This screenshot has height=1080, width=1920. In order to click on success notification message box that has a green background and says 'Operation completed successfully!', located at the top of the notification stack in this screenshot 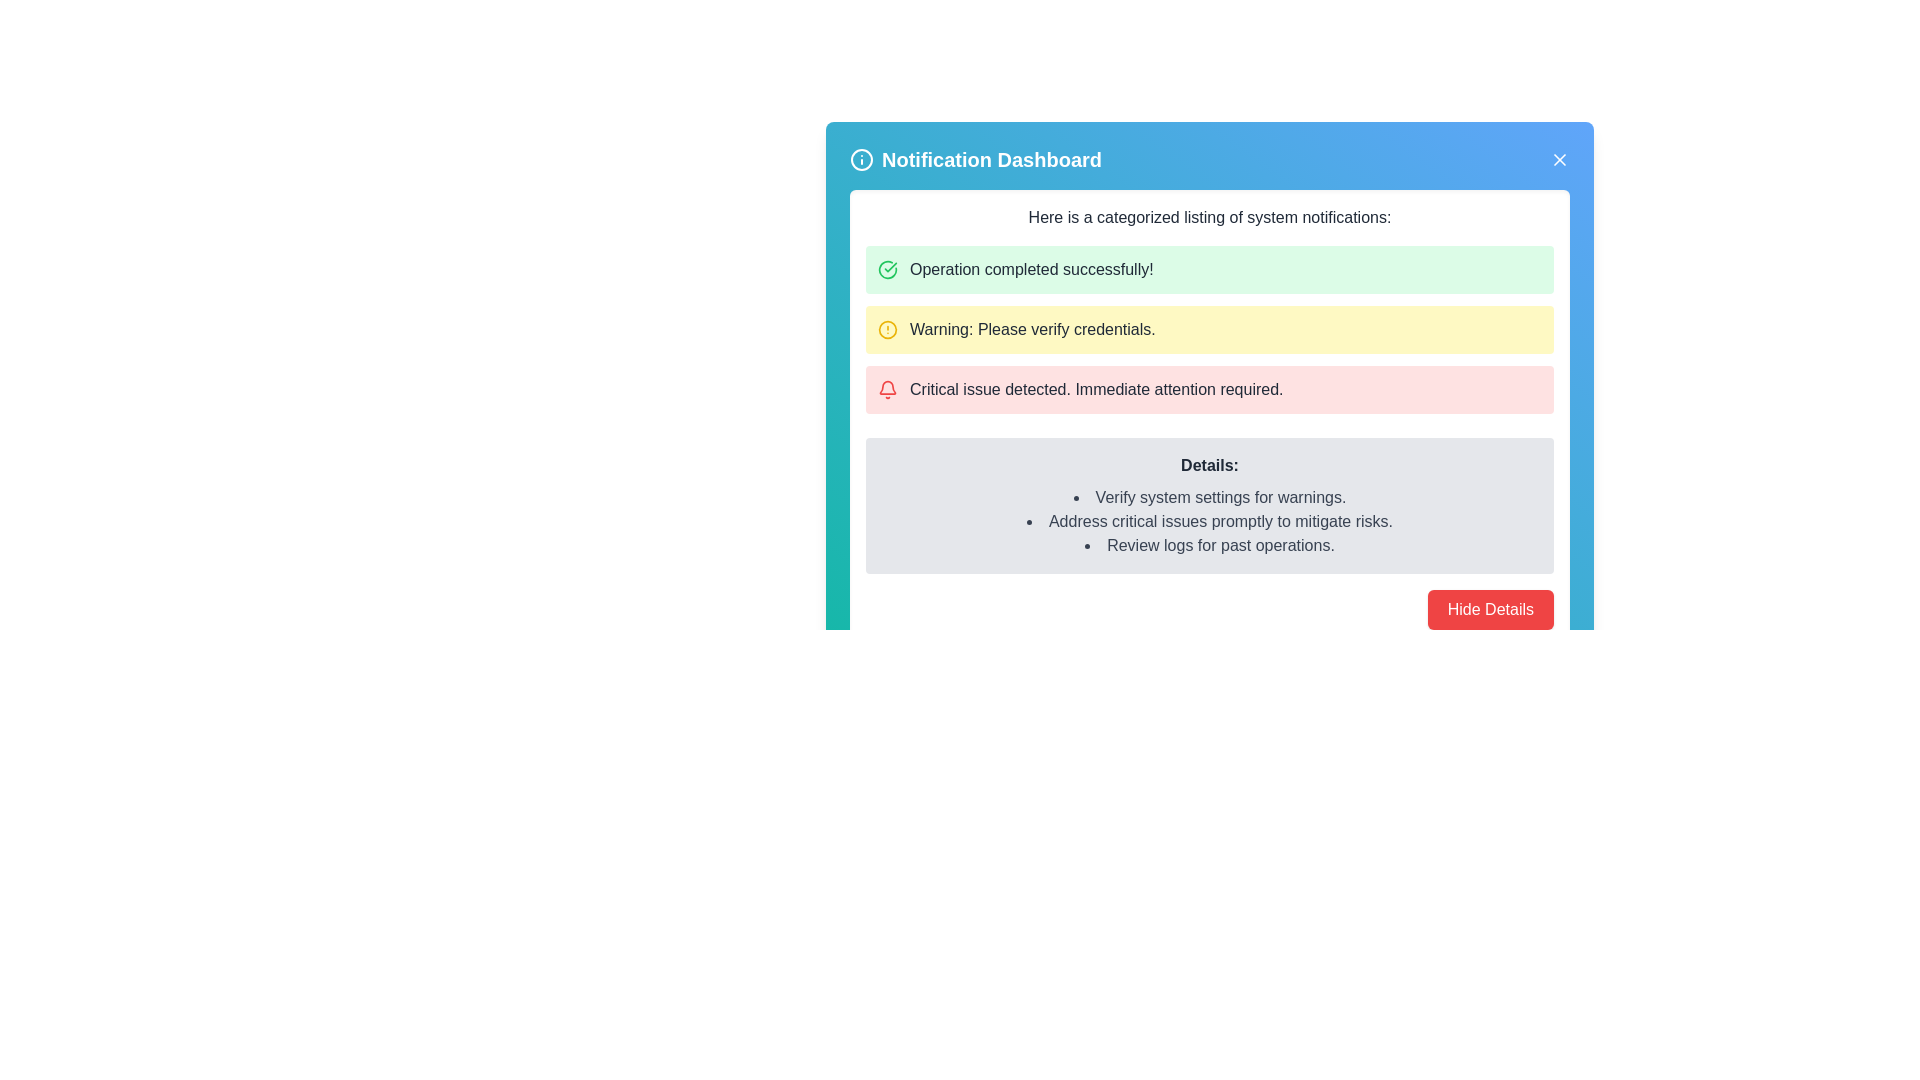, I will do `click(1208, 270)`.